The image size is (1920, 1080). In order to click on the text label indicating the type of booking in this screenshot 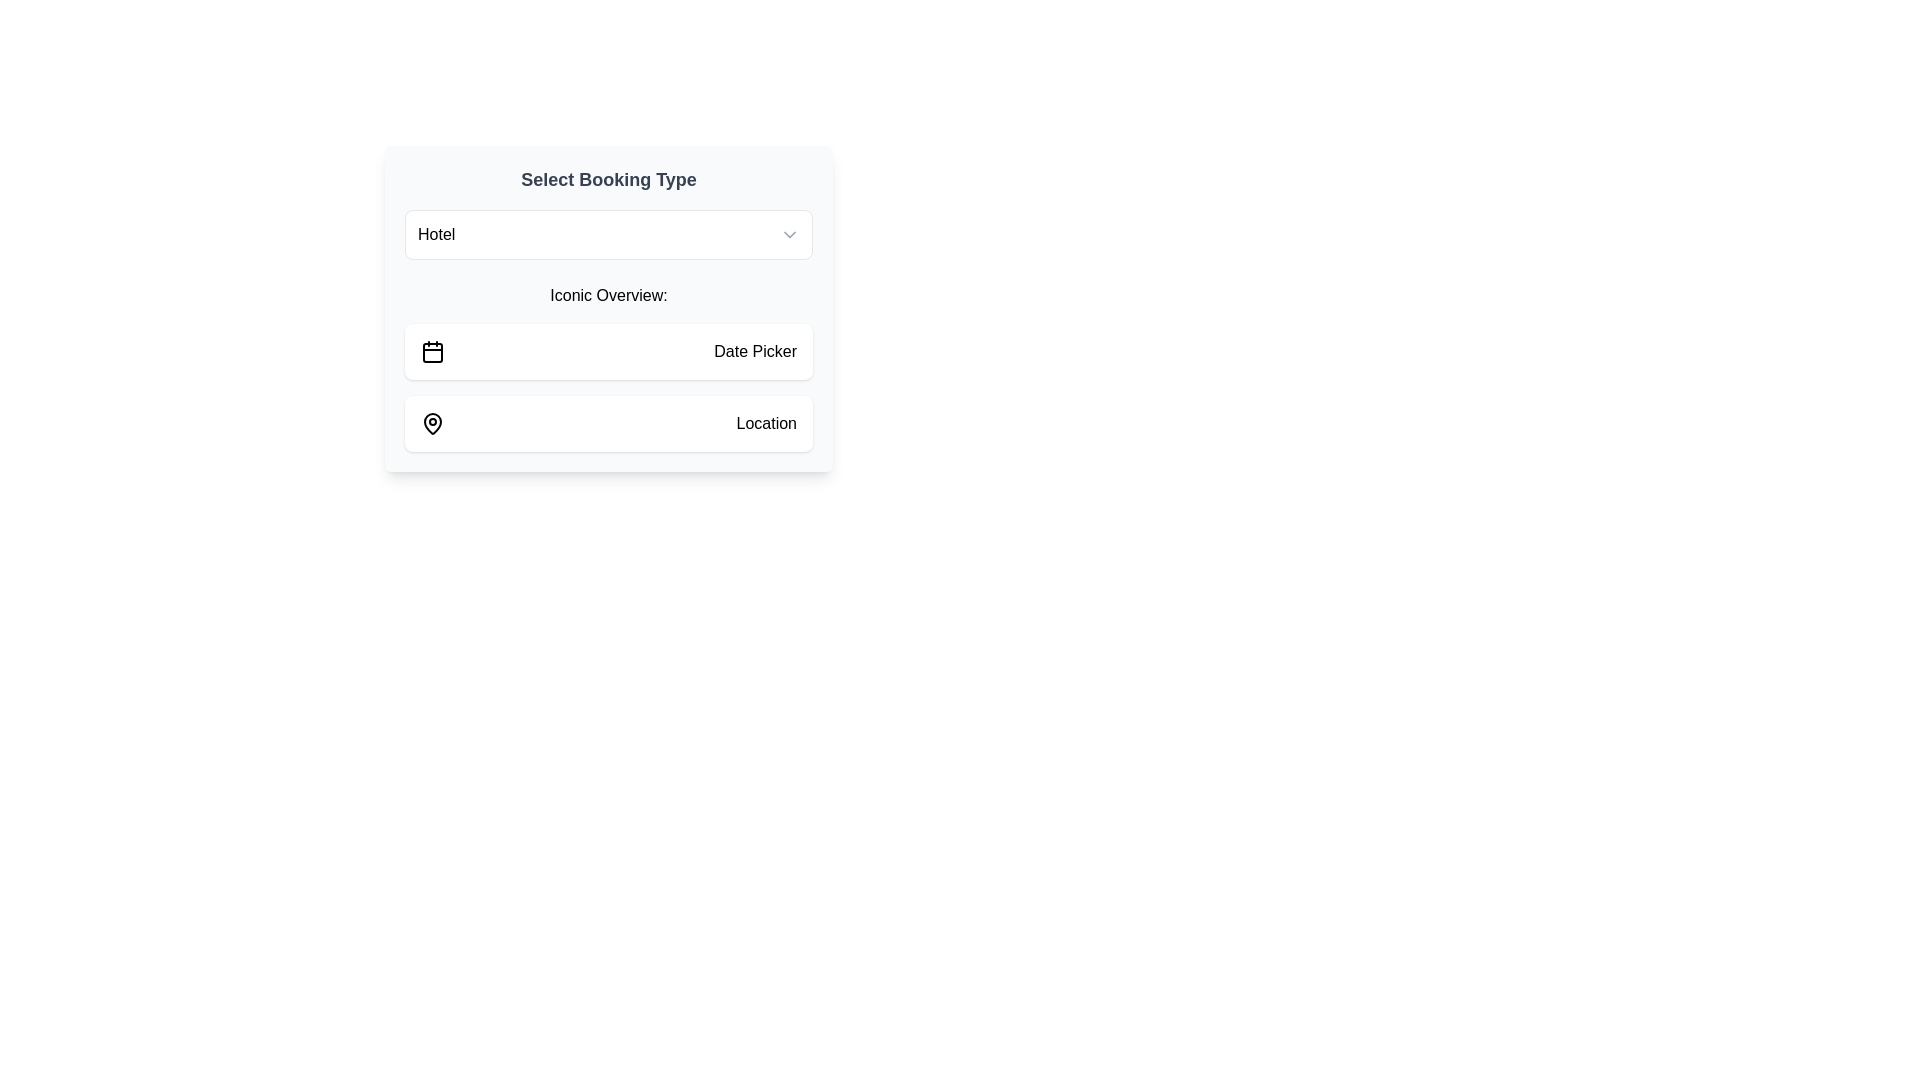, I will do `click(435, 234)`.